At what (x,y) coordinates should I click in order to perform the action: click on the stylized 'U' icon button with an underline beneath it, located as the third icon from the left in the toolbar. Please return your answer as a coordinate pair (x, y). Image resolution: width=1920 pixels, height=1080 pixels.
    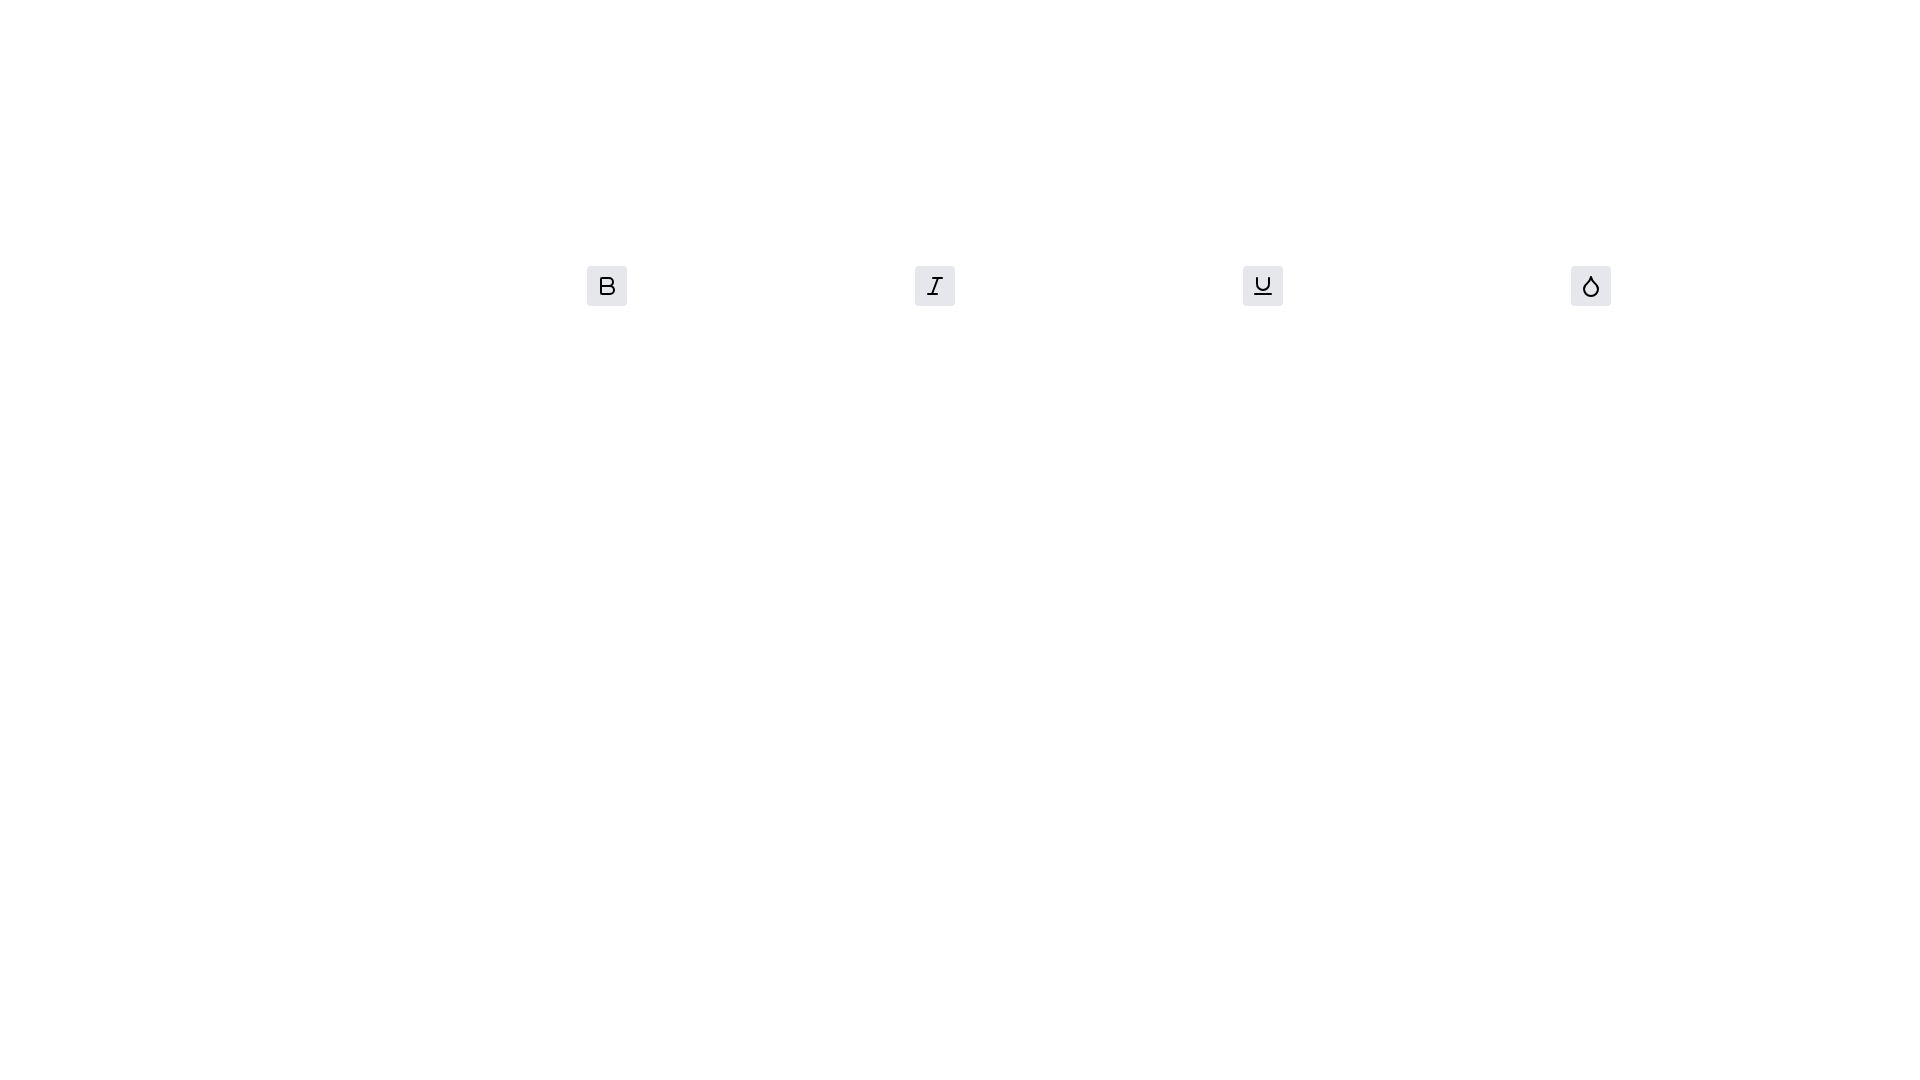
    Looking at the image, I should click on (1261, 285).